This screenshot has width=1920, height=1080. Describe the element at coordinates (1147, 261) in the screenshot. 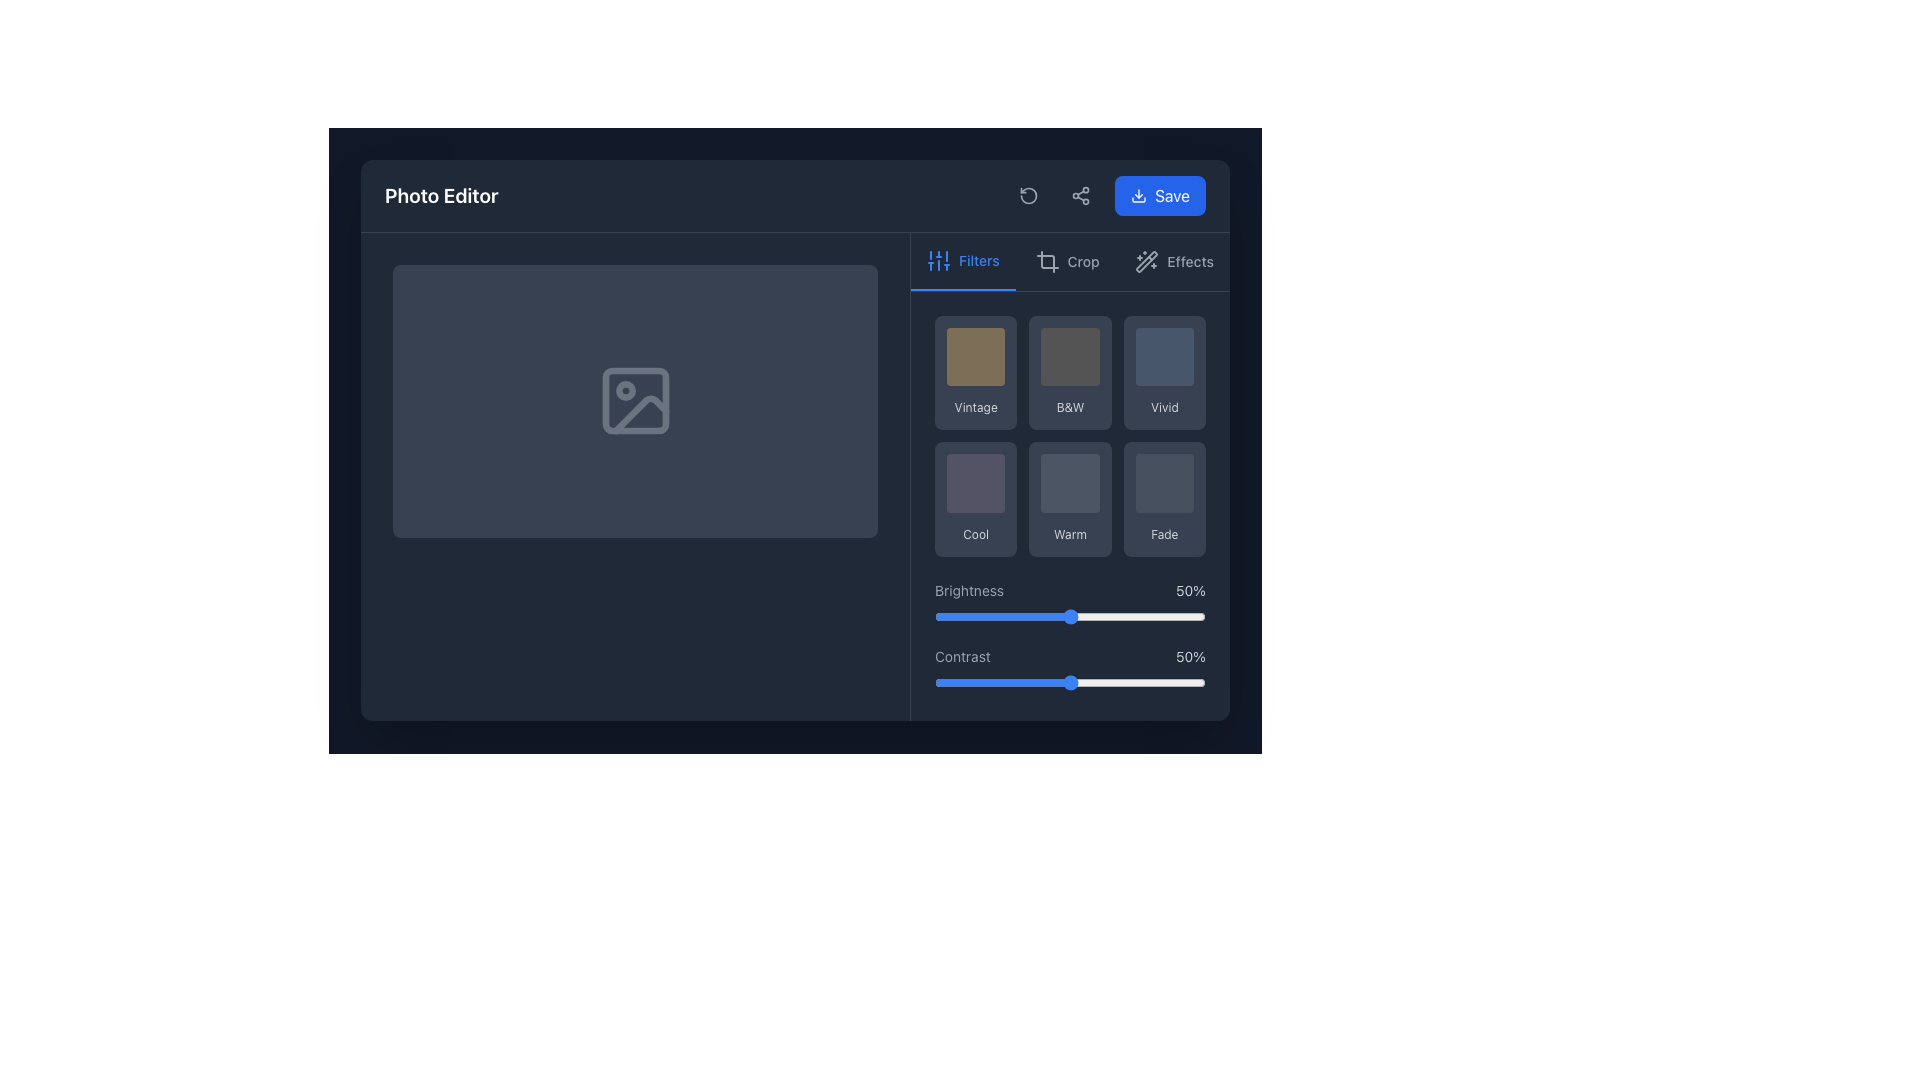

I see `the wand icon with sparkles located in the top-right section of the interface` at that location.